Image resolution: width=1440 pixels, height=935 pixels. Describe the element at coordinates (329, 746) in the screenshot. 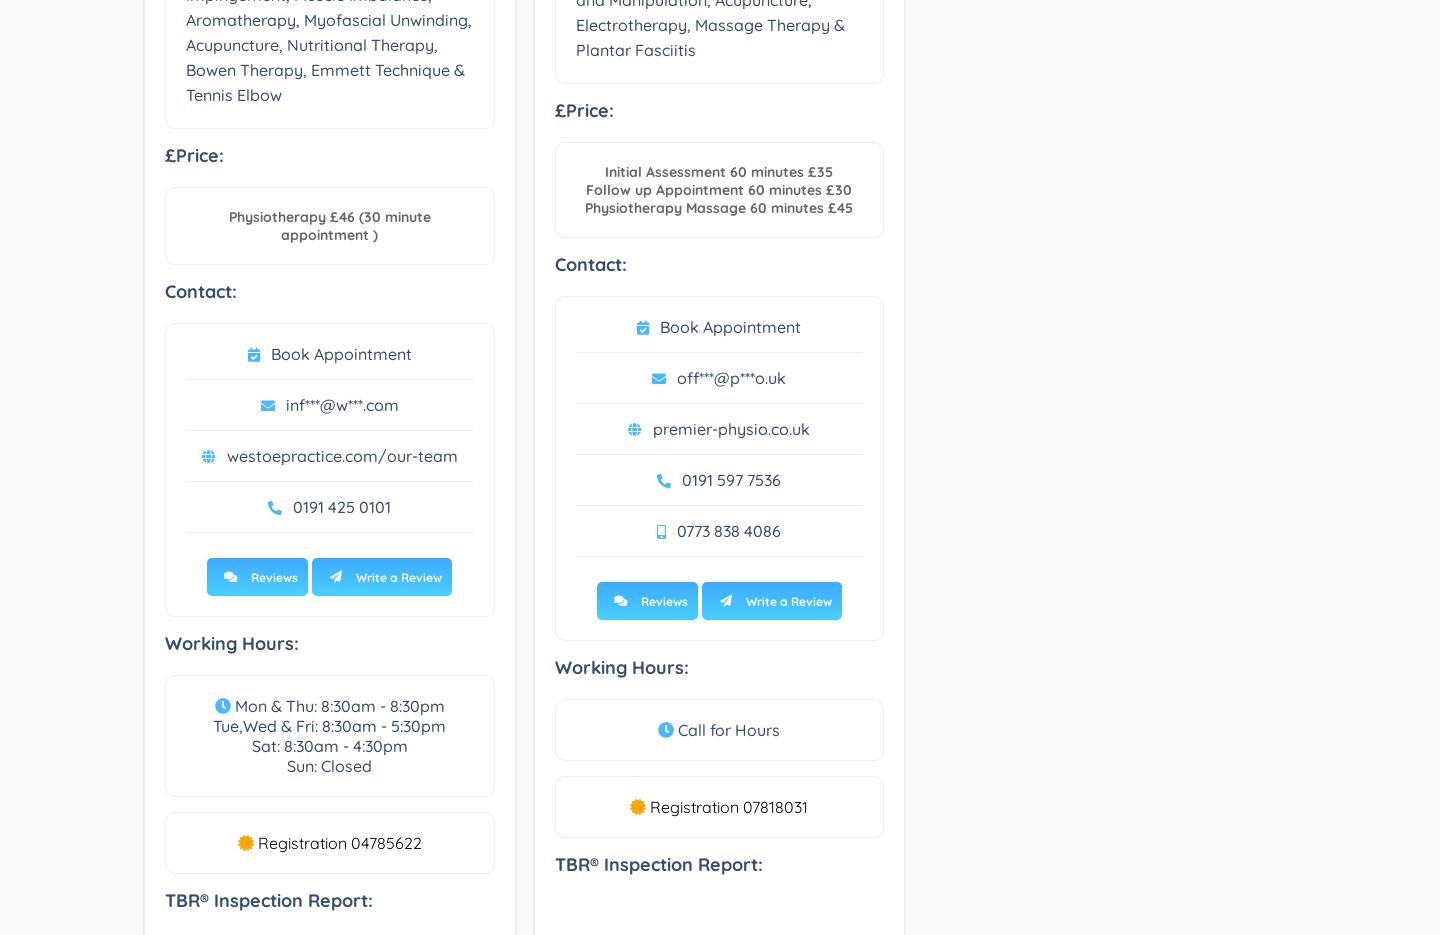

I see `'Sat: 8:30am - 4:30pm'` at that location.